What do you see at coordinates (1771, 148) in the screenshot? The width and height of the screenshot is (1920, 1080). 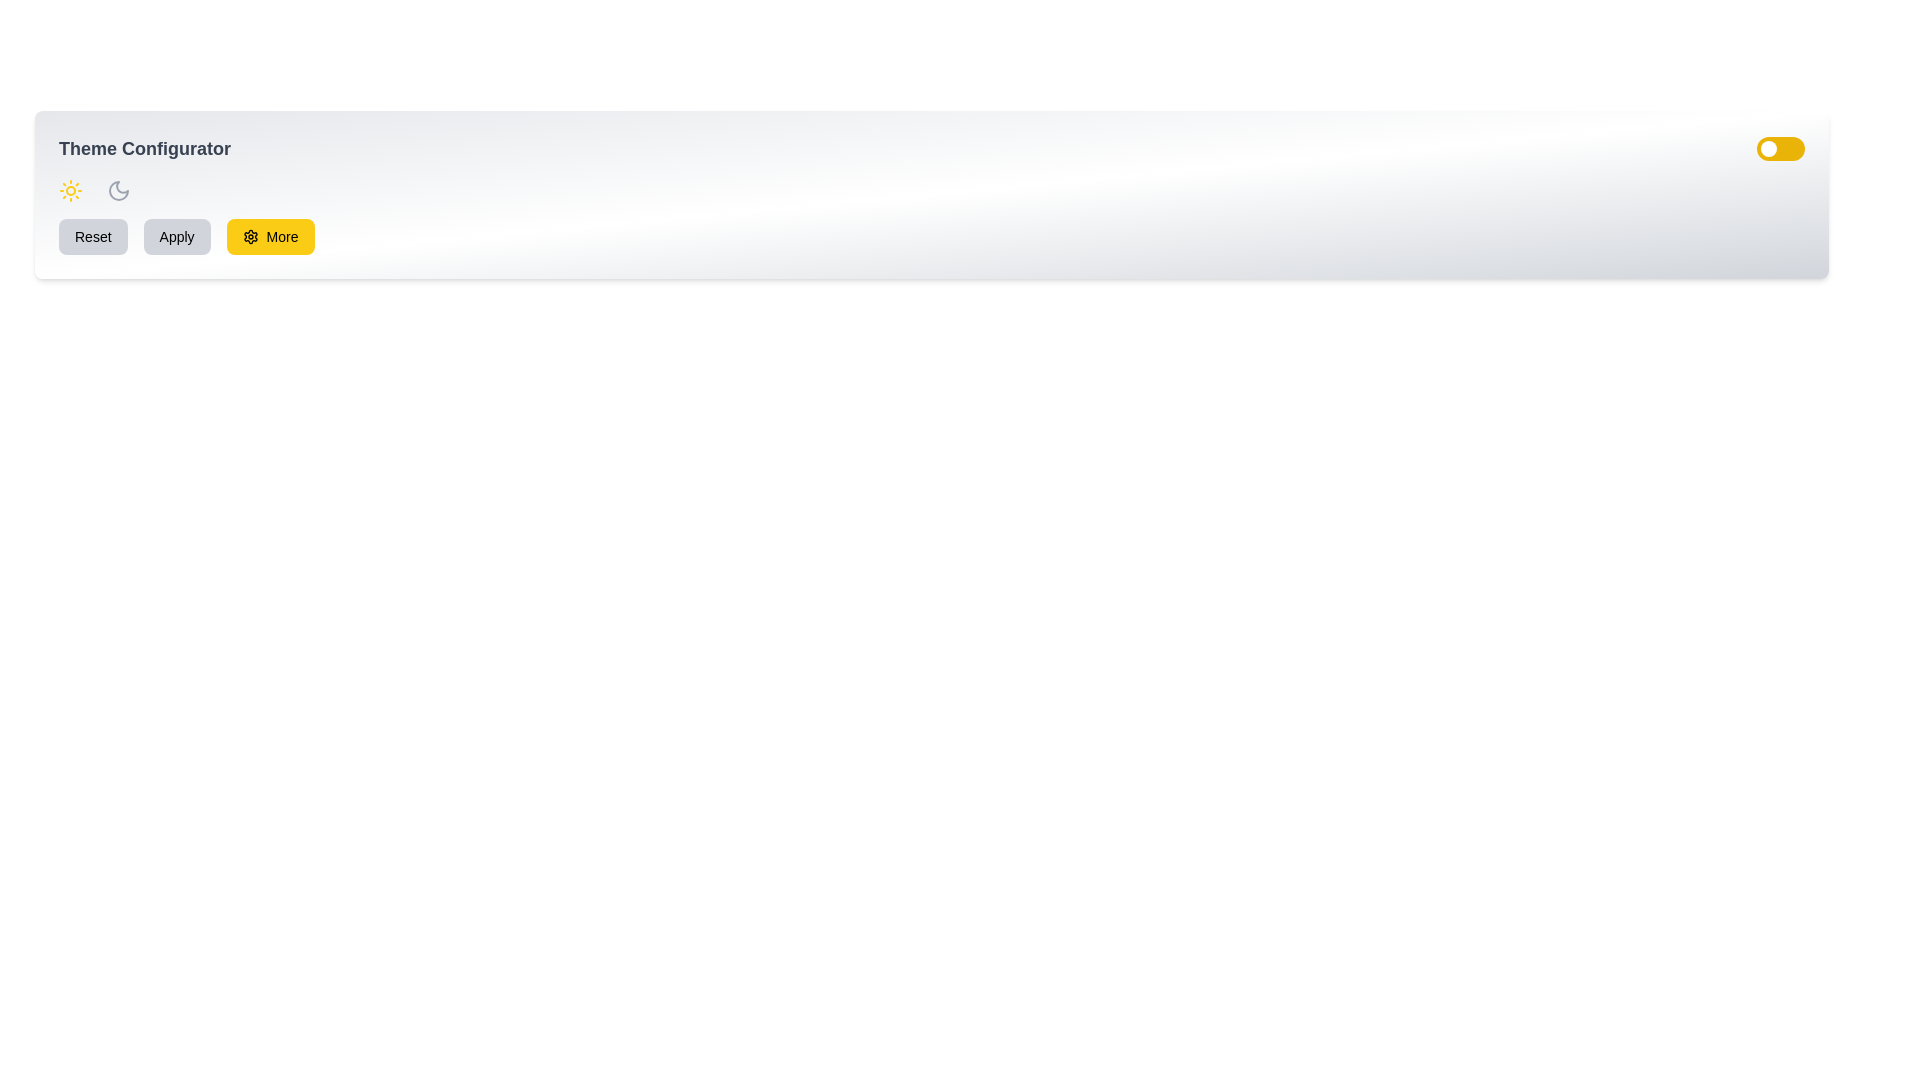 I see `the toggle switch` at bounding box center [1771, 148].